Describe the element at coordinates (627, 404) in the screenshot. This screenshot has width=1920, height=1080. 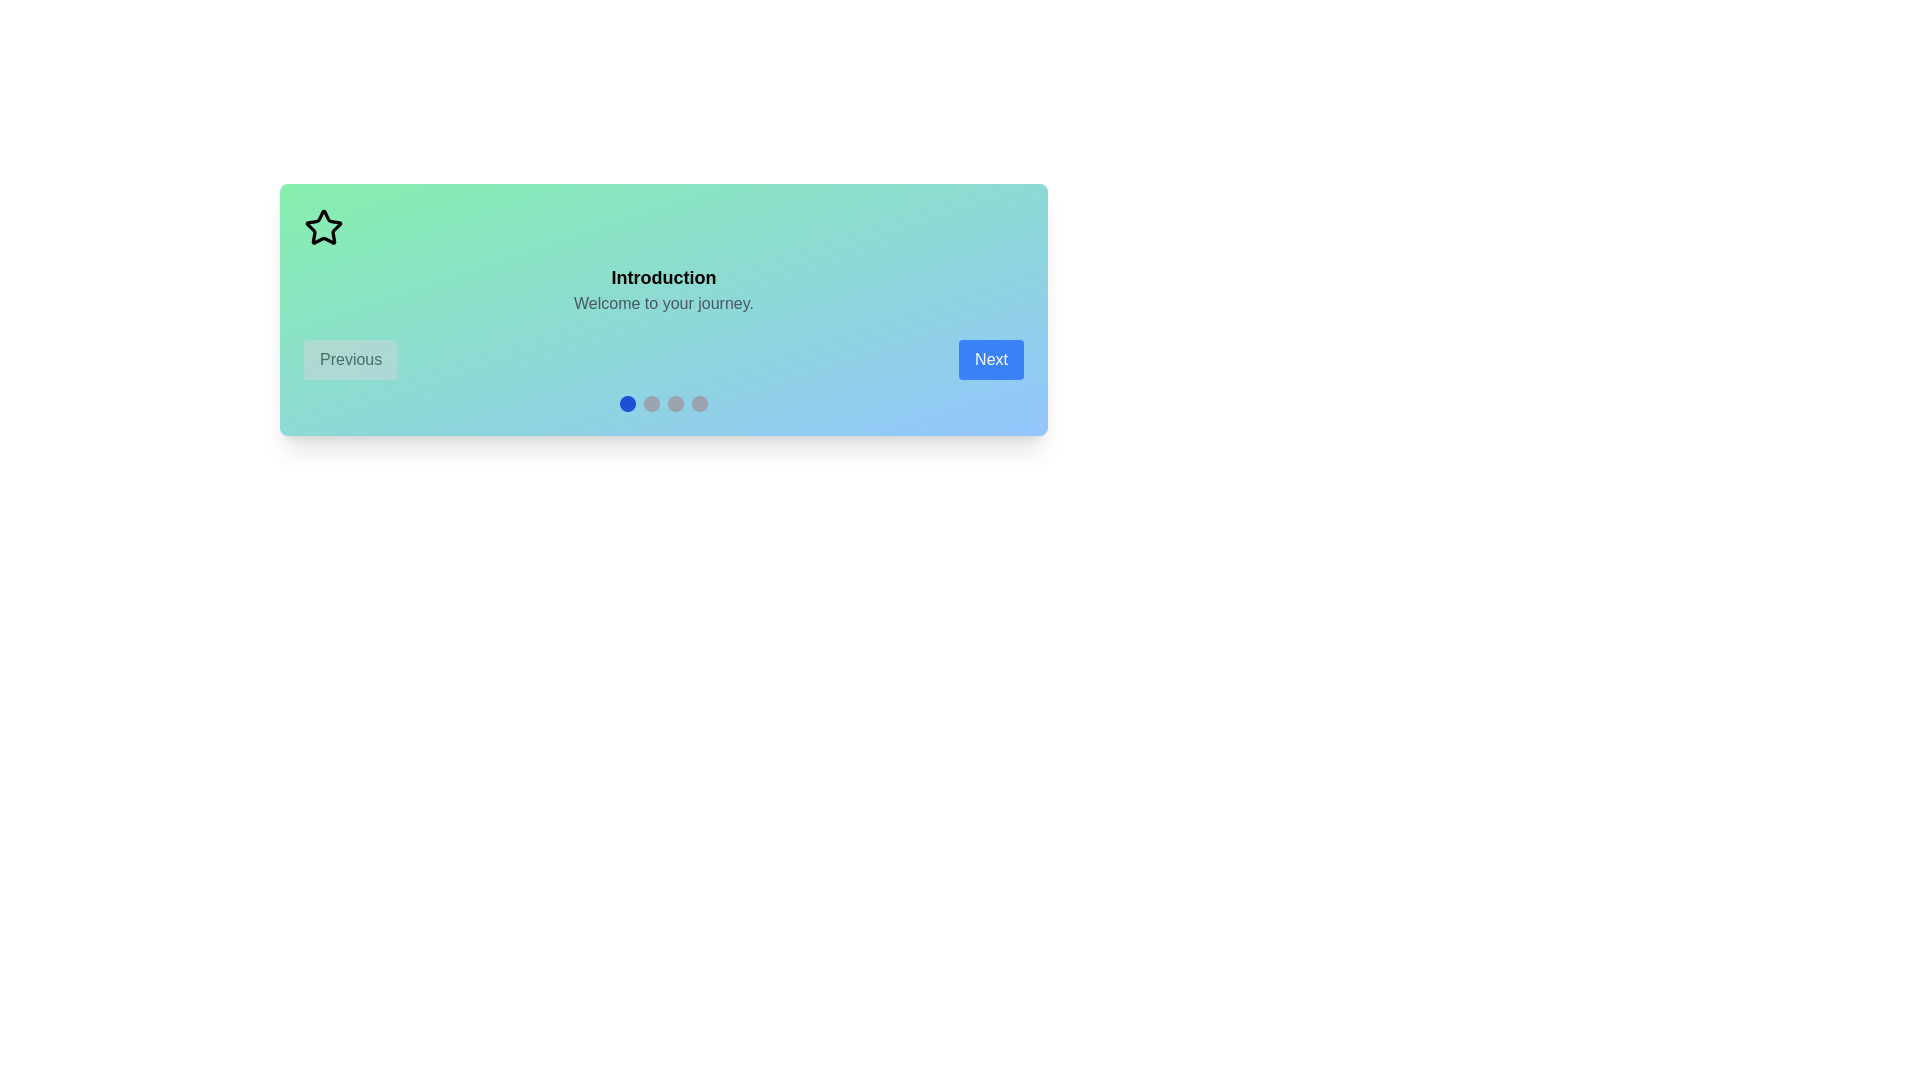
I see `the indicator corresponding to the scene number 1` at that location.